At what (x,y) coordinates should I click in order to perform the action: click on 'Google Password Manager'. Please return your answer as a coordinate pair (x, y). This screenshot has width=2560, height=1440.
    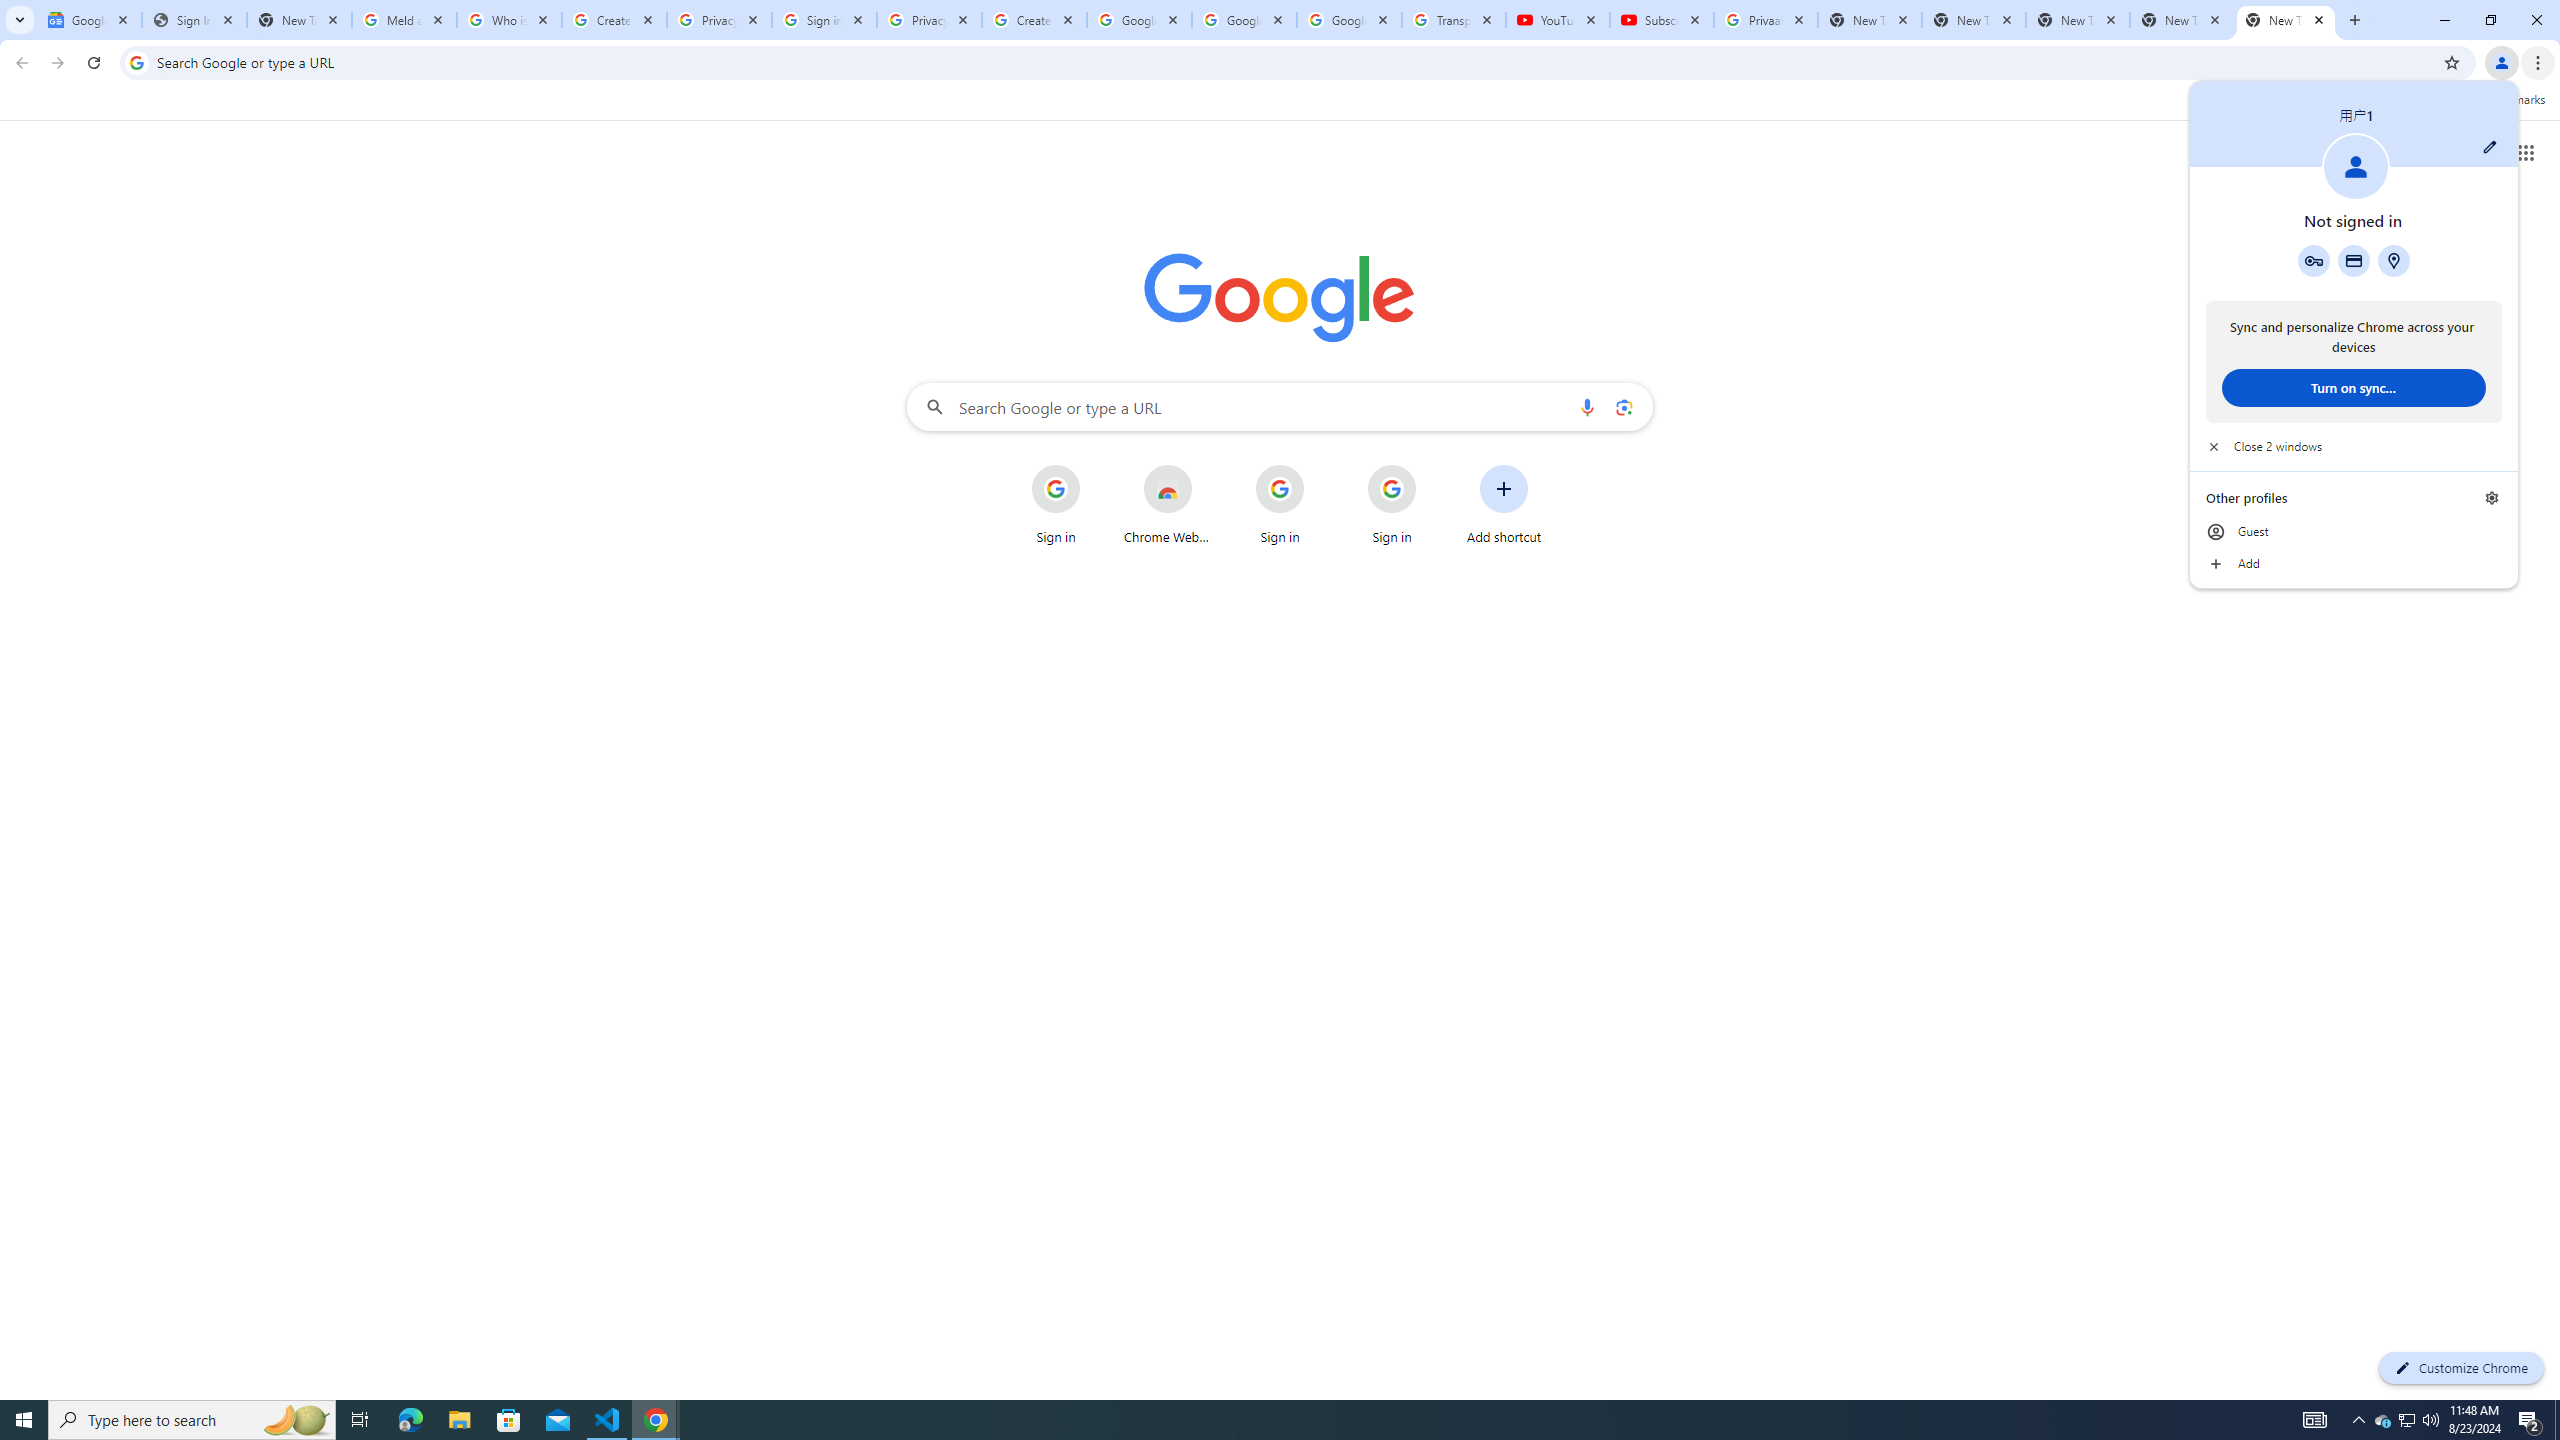
    Looking at the image, I should click on (2314, 260).